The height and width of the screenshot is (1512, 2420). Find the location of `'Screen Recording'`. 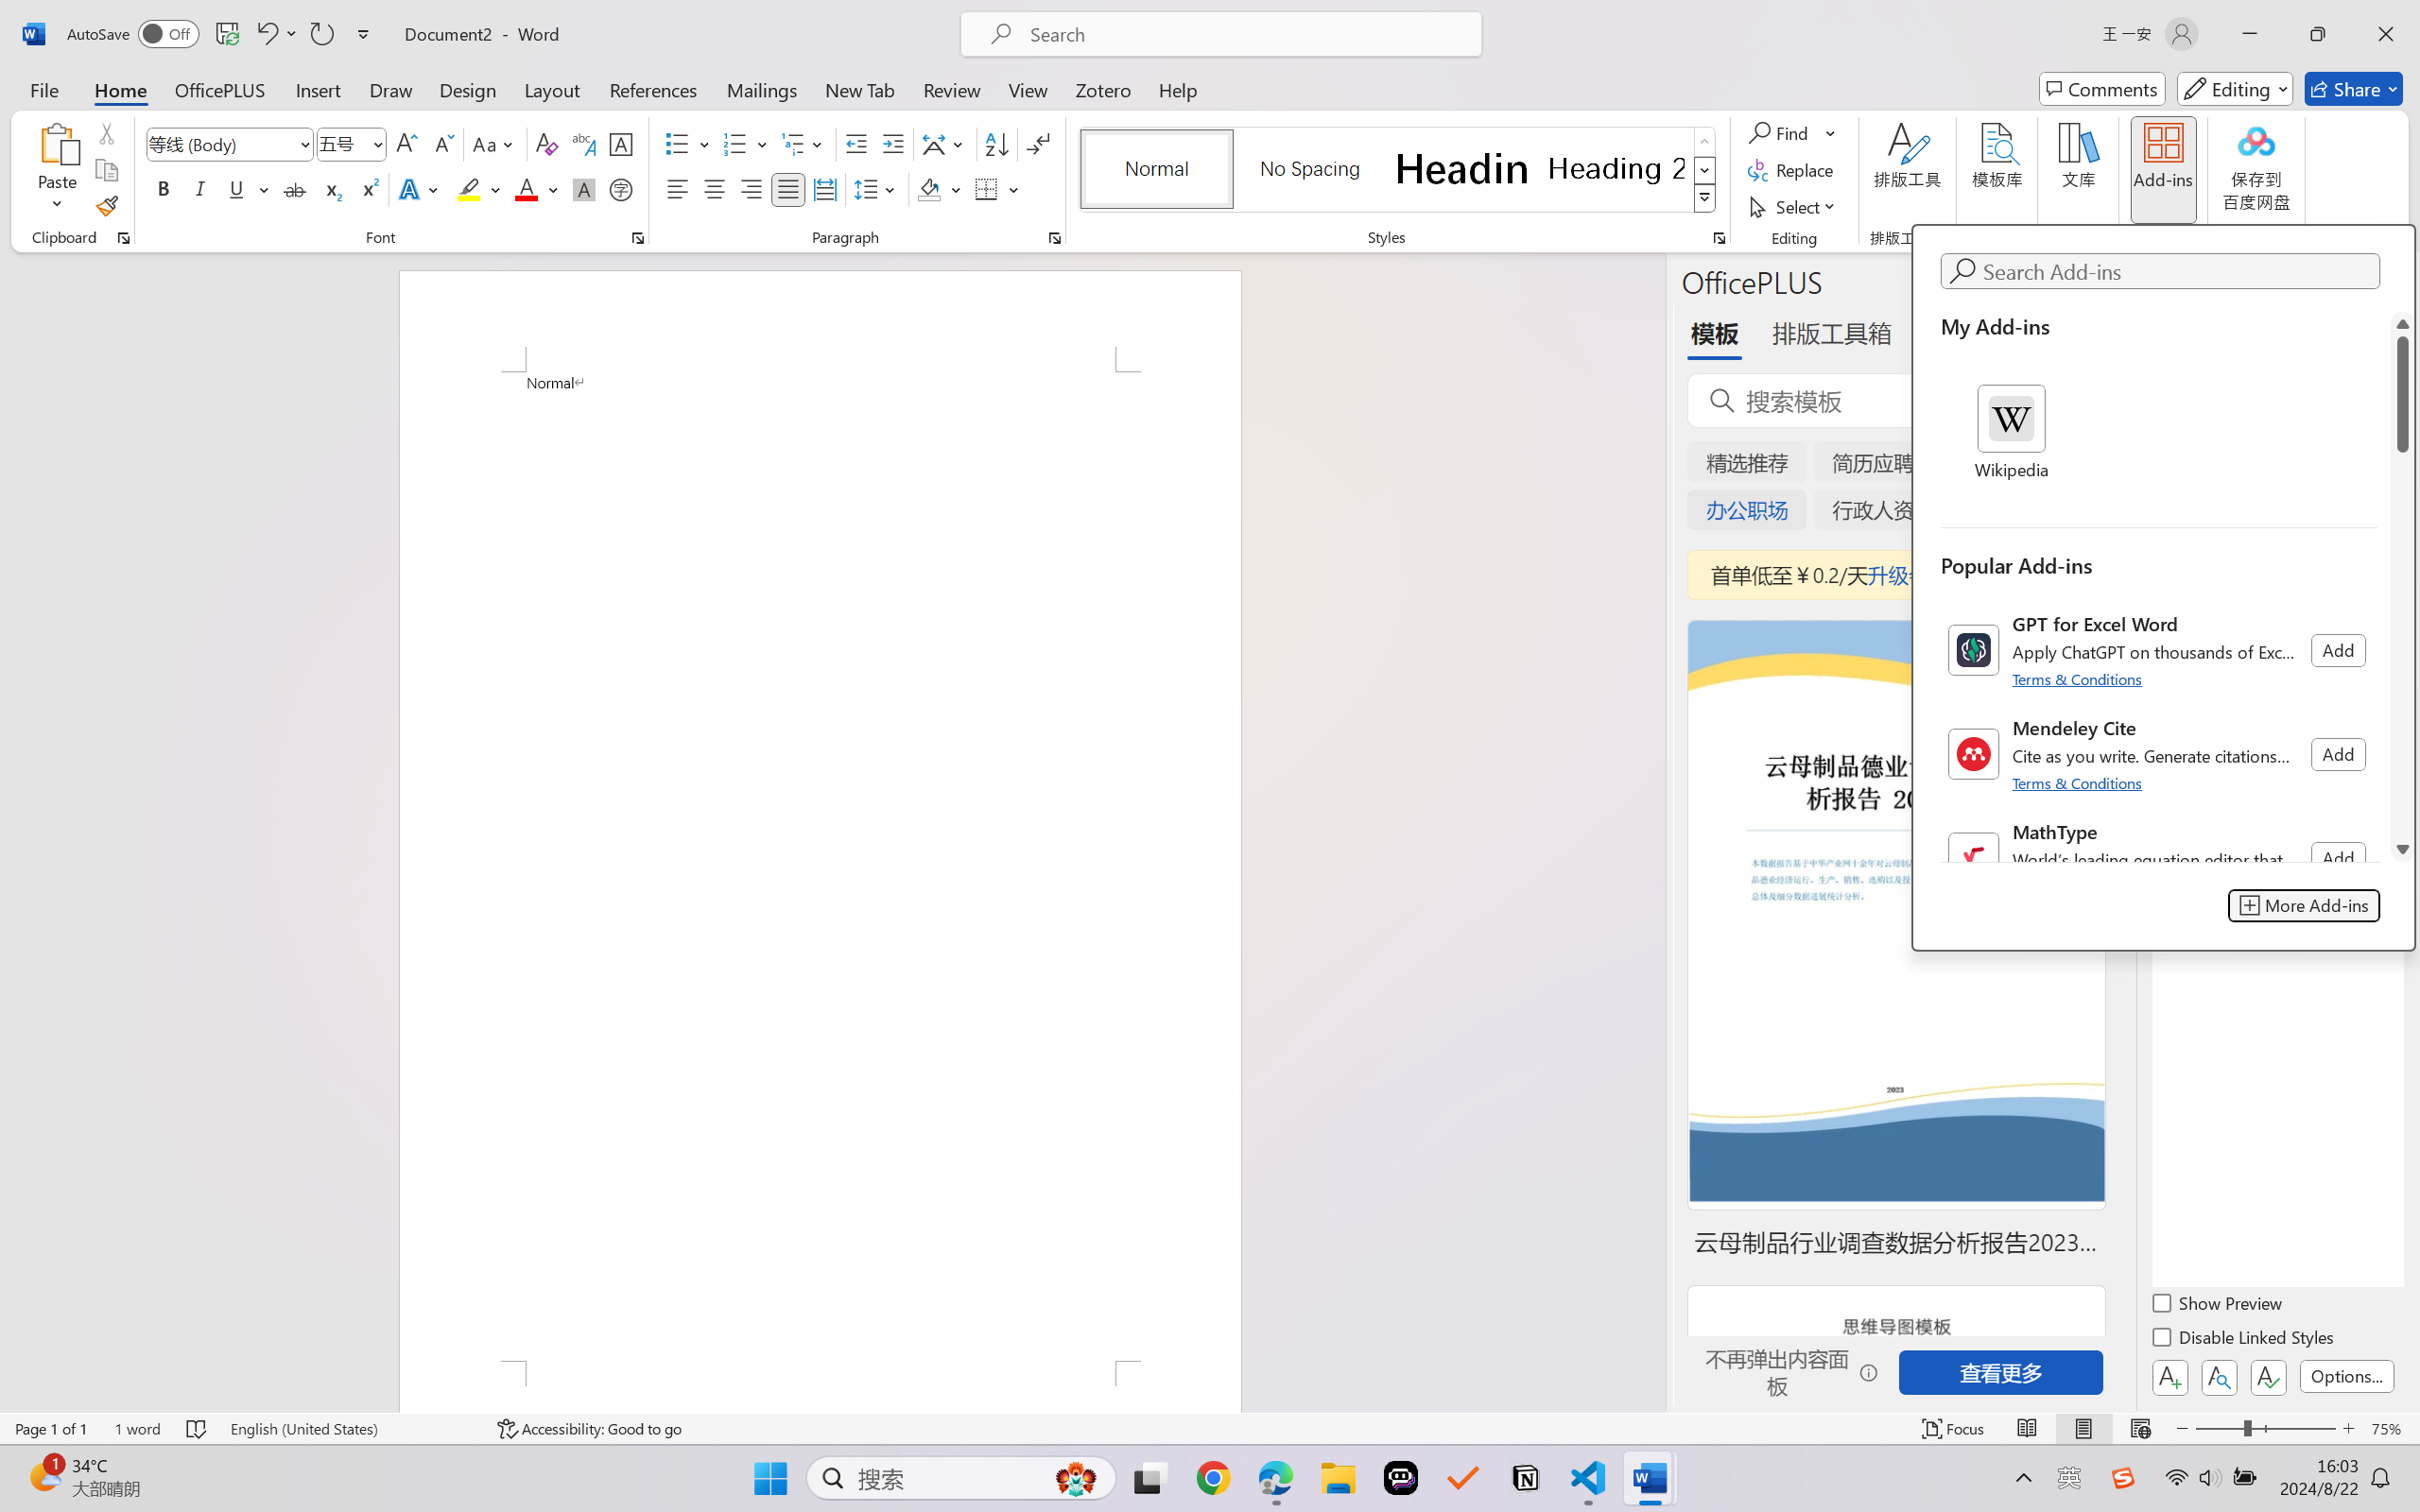

'Screen Recording' is located at coordinates (274, 108).